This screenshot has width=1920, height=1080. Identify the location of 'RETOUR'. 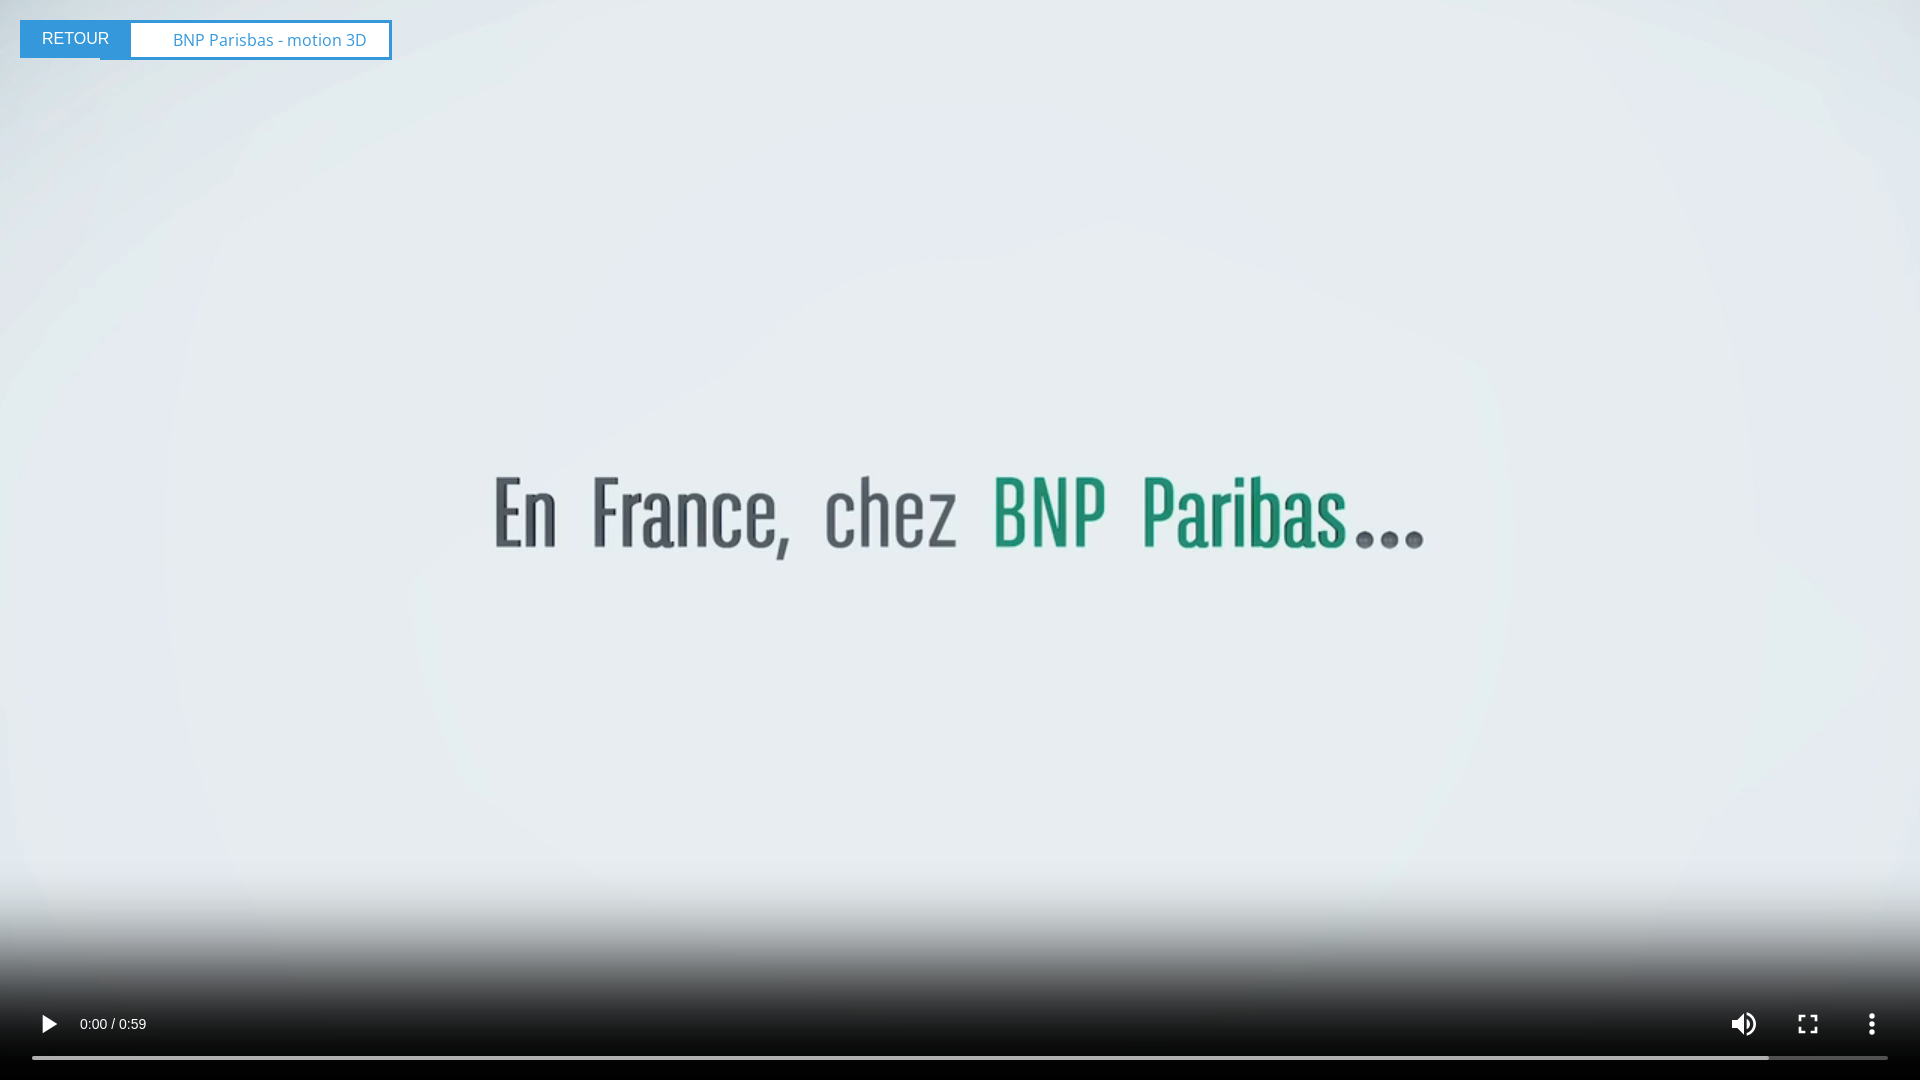
(75, 38).